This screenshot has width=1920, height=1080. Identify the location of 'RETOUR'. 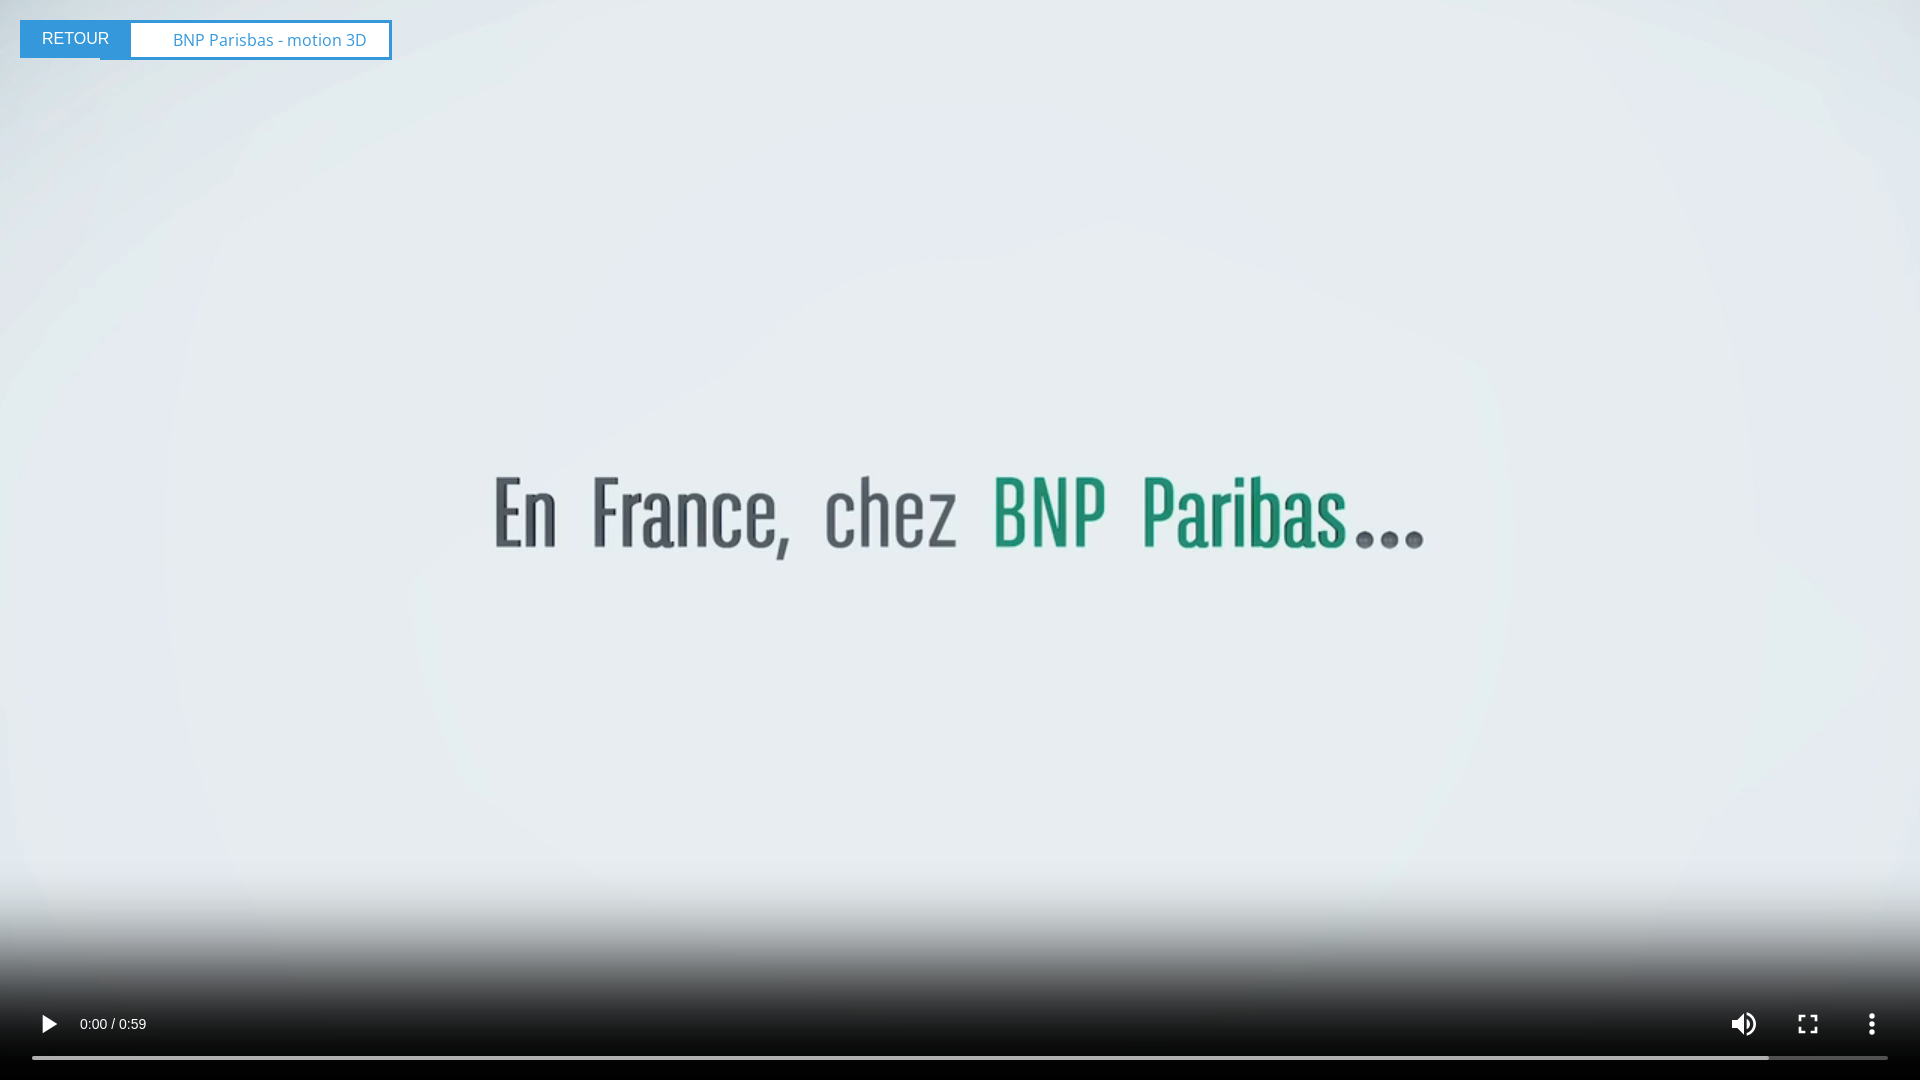
(75, 38).